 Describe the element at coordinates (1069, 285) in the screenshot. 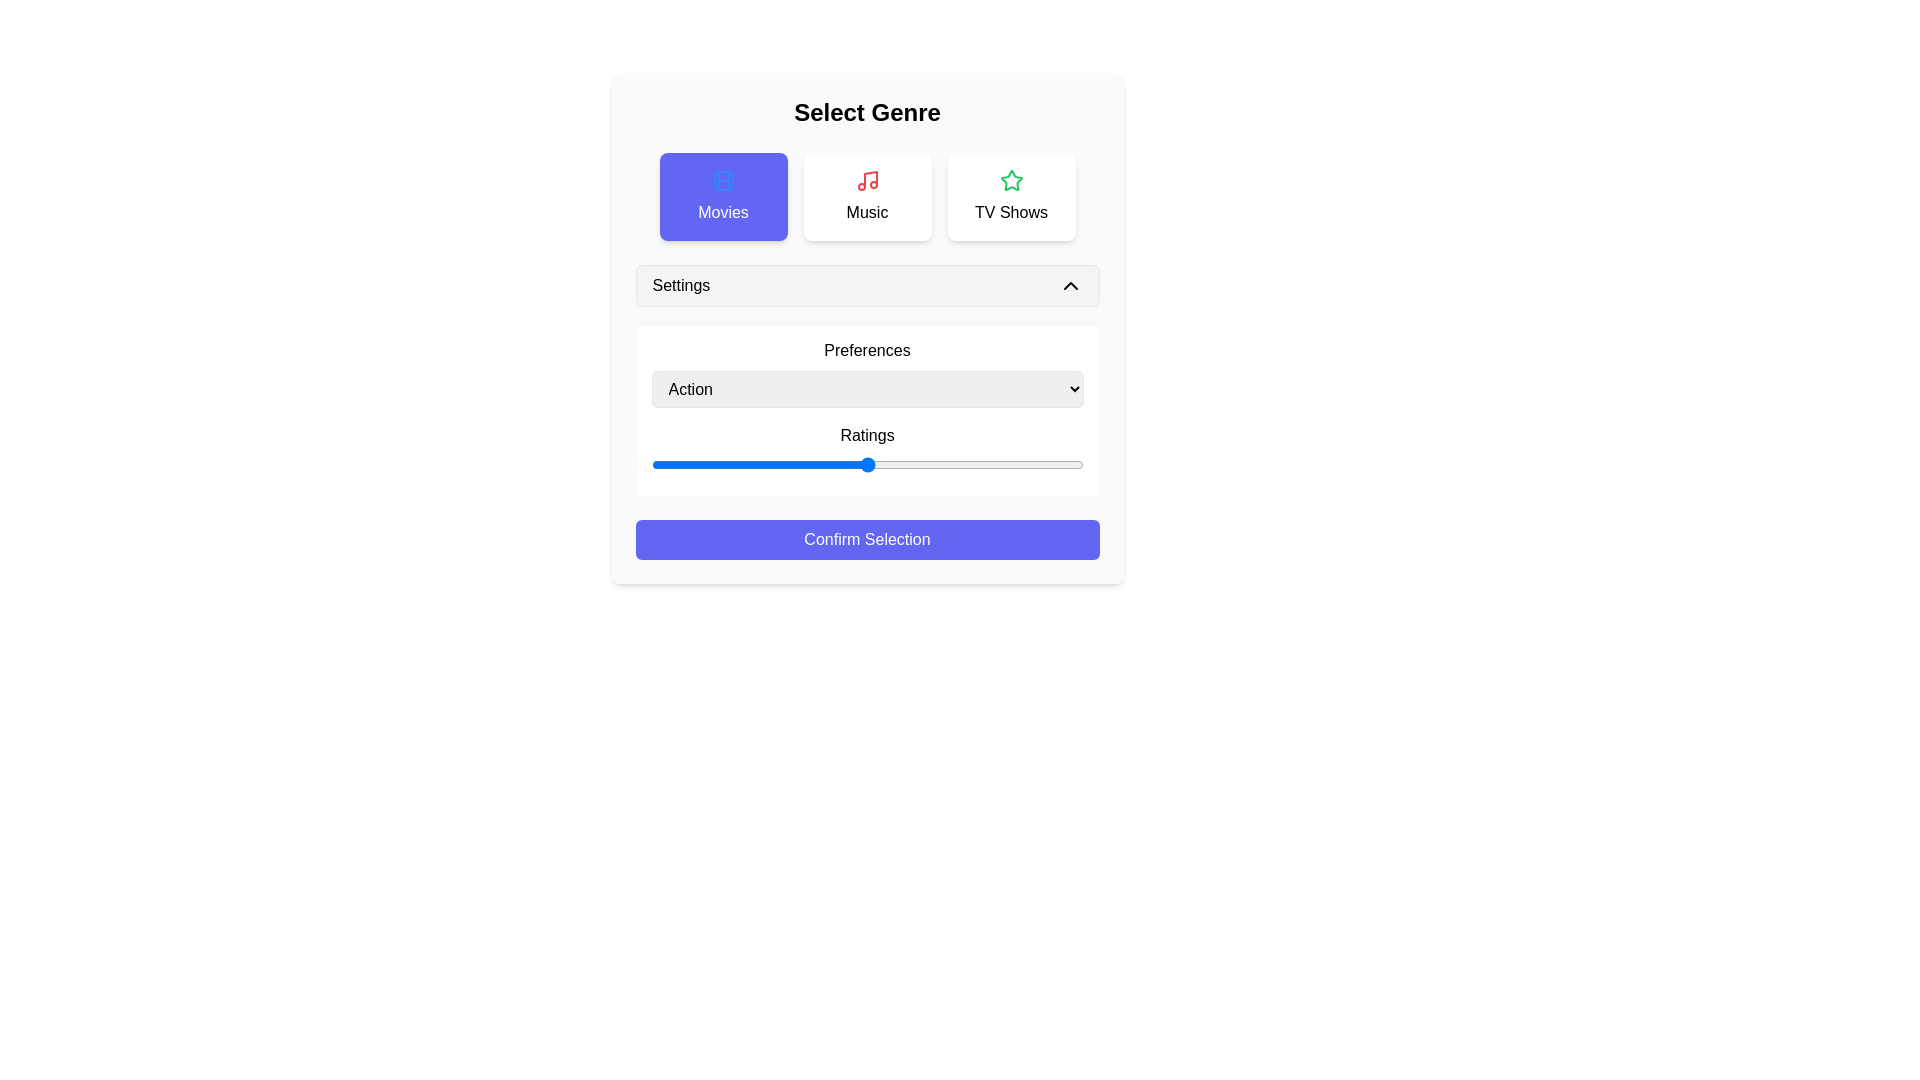

I see `the chevron icon located at the far right of the 'Settings' bar` at that location.